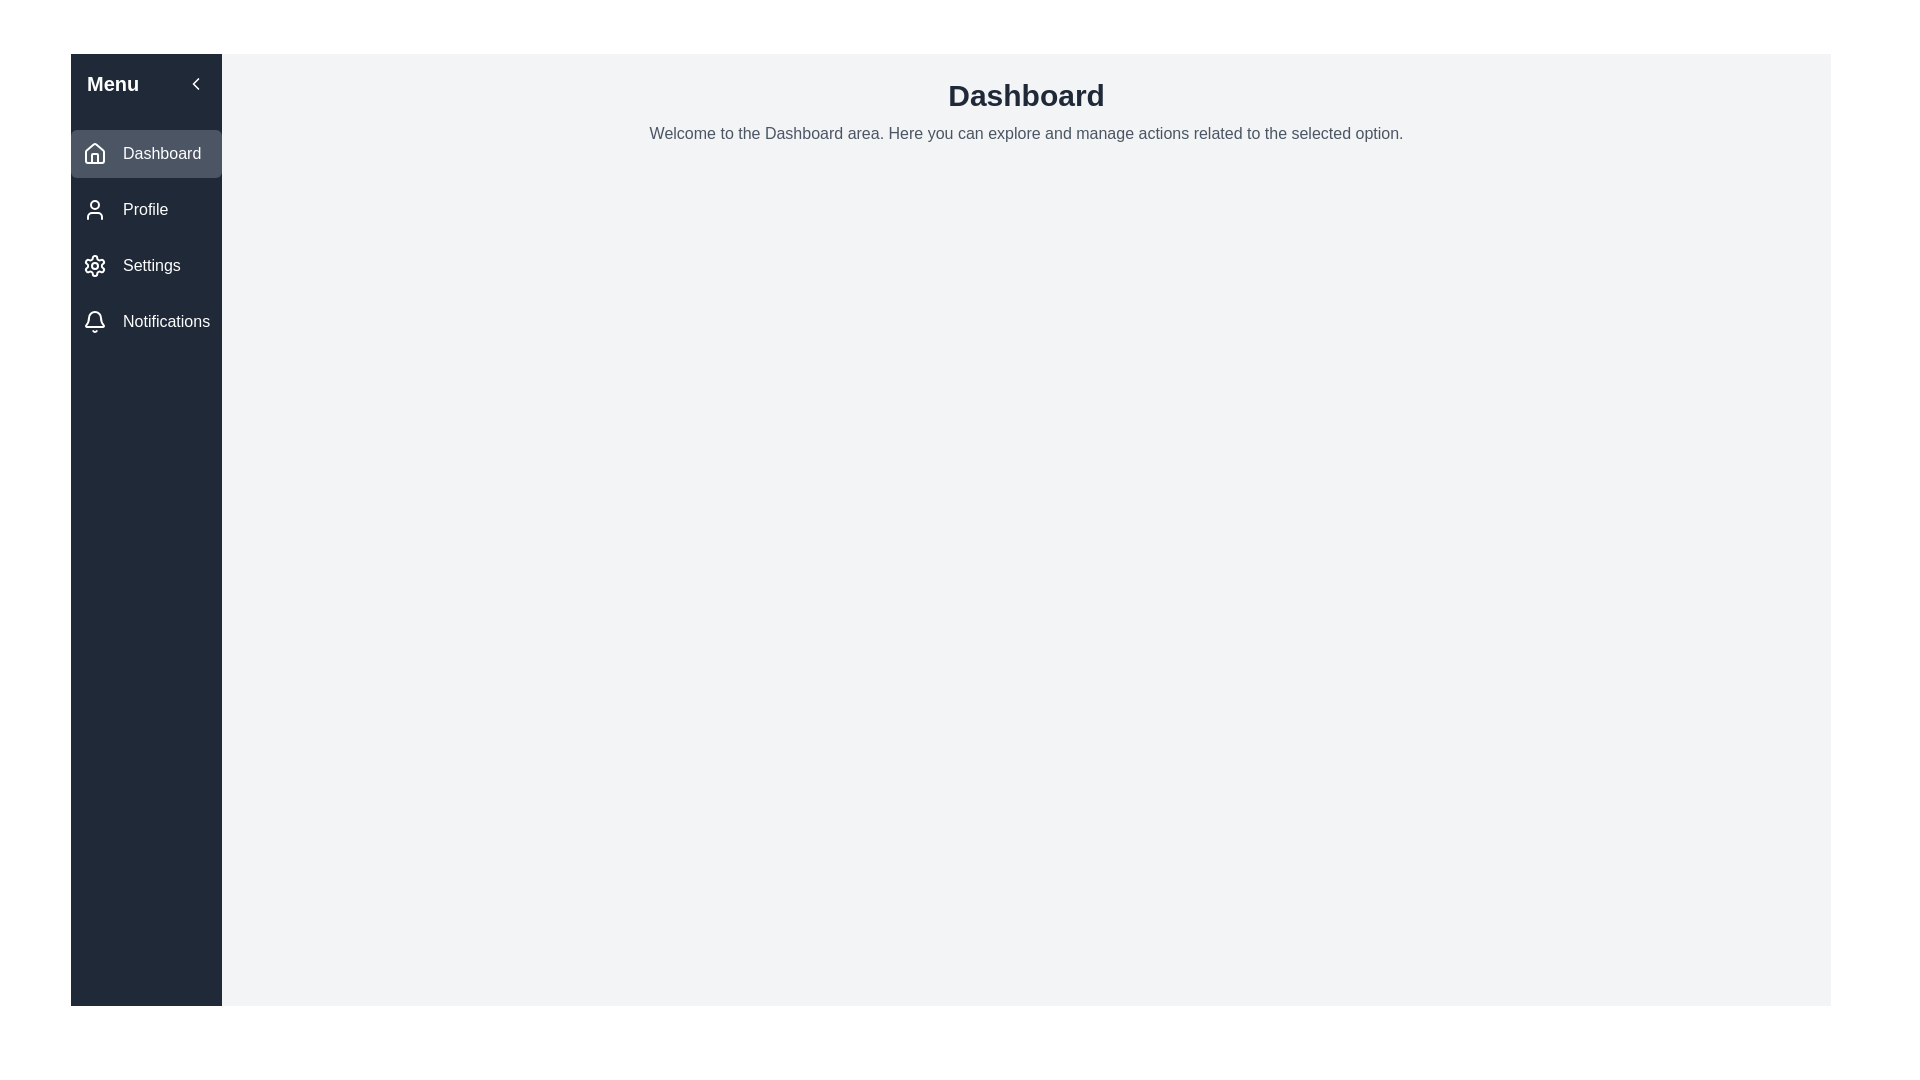 The image size is (1920, 1080). Describe the element at coordinates (94, 265) in the screenshot. I see `the 'Settings' icon located on the left navigation panel` at that location.